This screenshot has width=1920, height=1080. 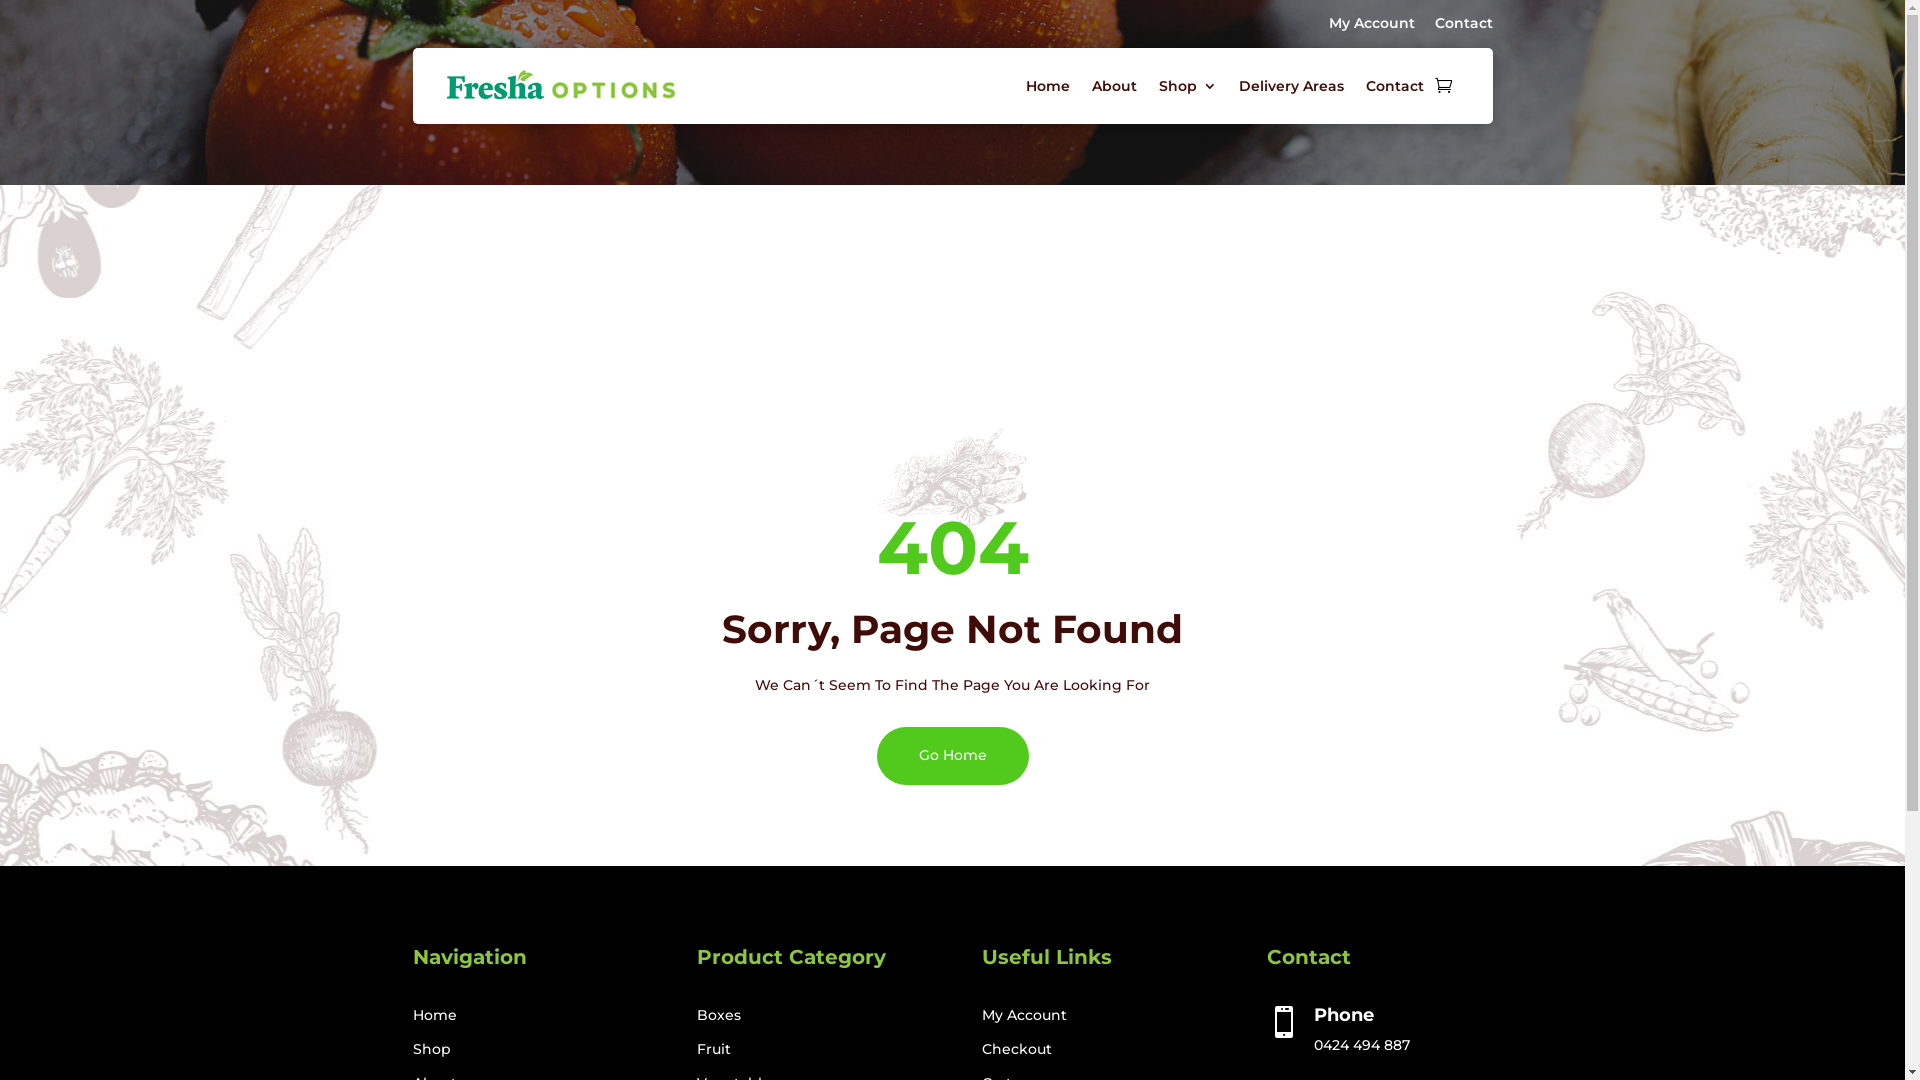 What do you see at coordinates (714, 1048) in the screenshot?
I see `'Fruit'` at bounding box center [714, 1048].